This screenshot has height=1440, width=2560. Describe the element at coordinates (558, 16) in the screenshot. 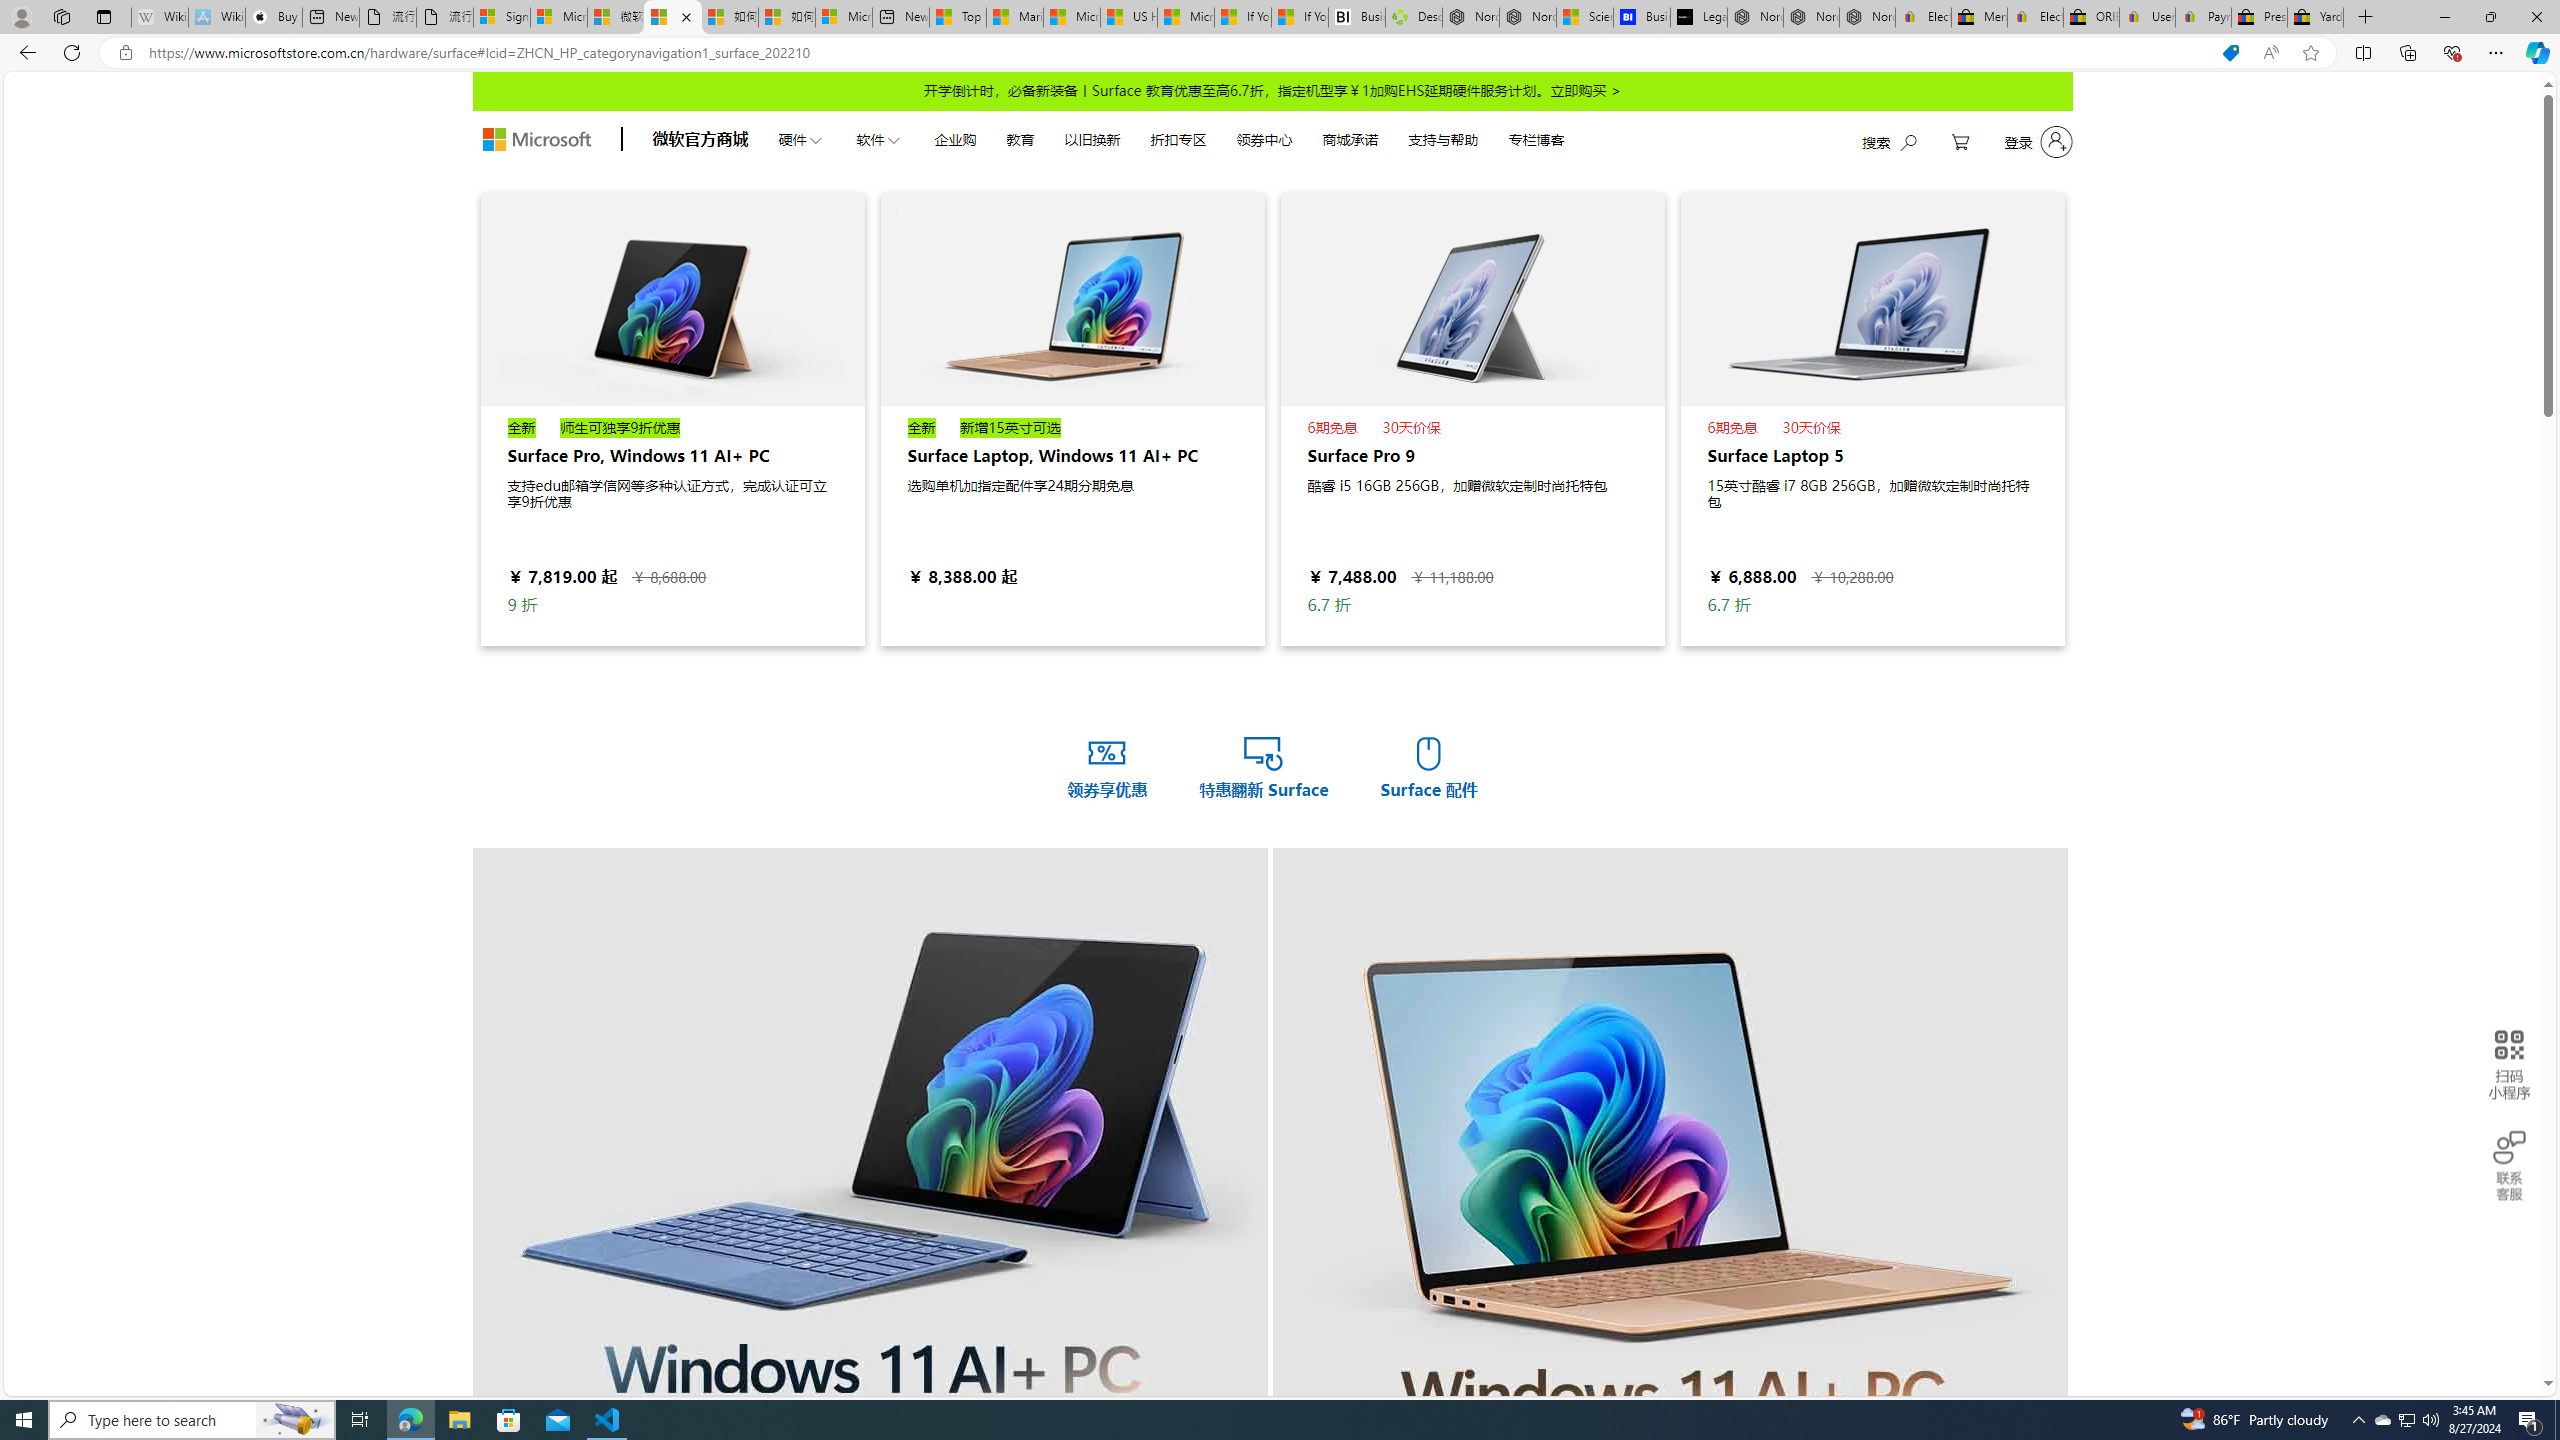

I see `'Microsoft Services Agreement'` at that location.